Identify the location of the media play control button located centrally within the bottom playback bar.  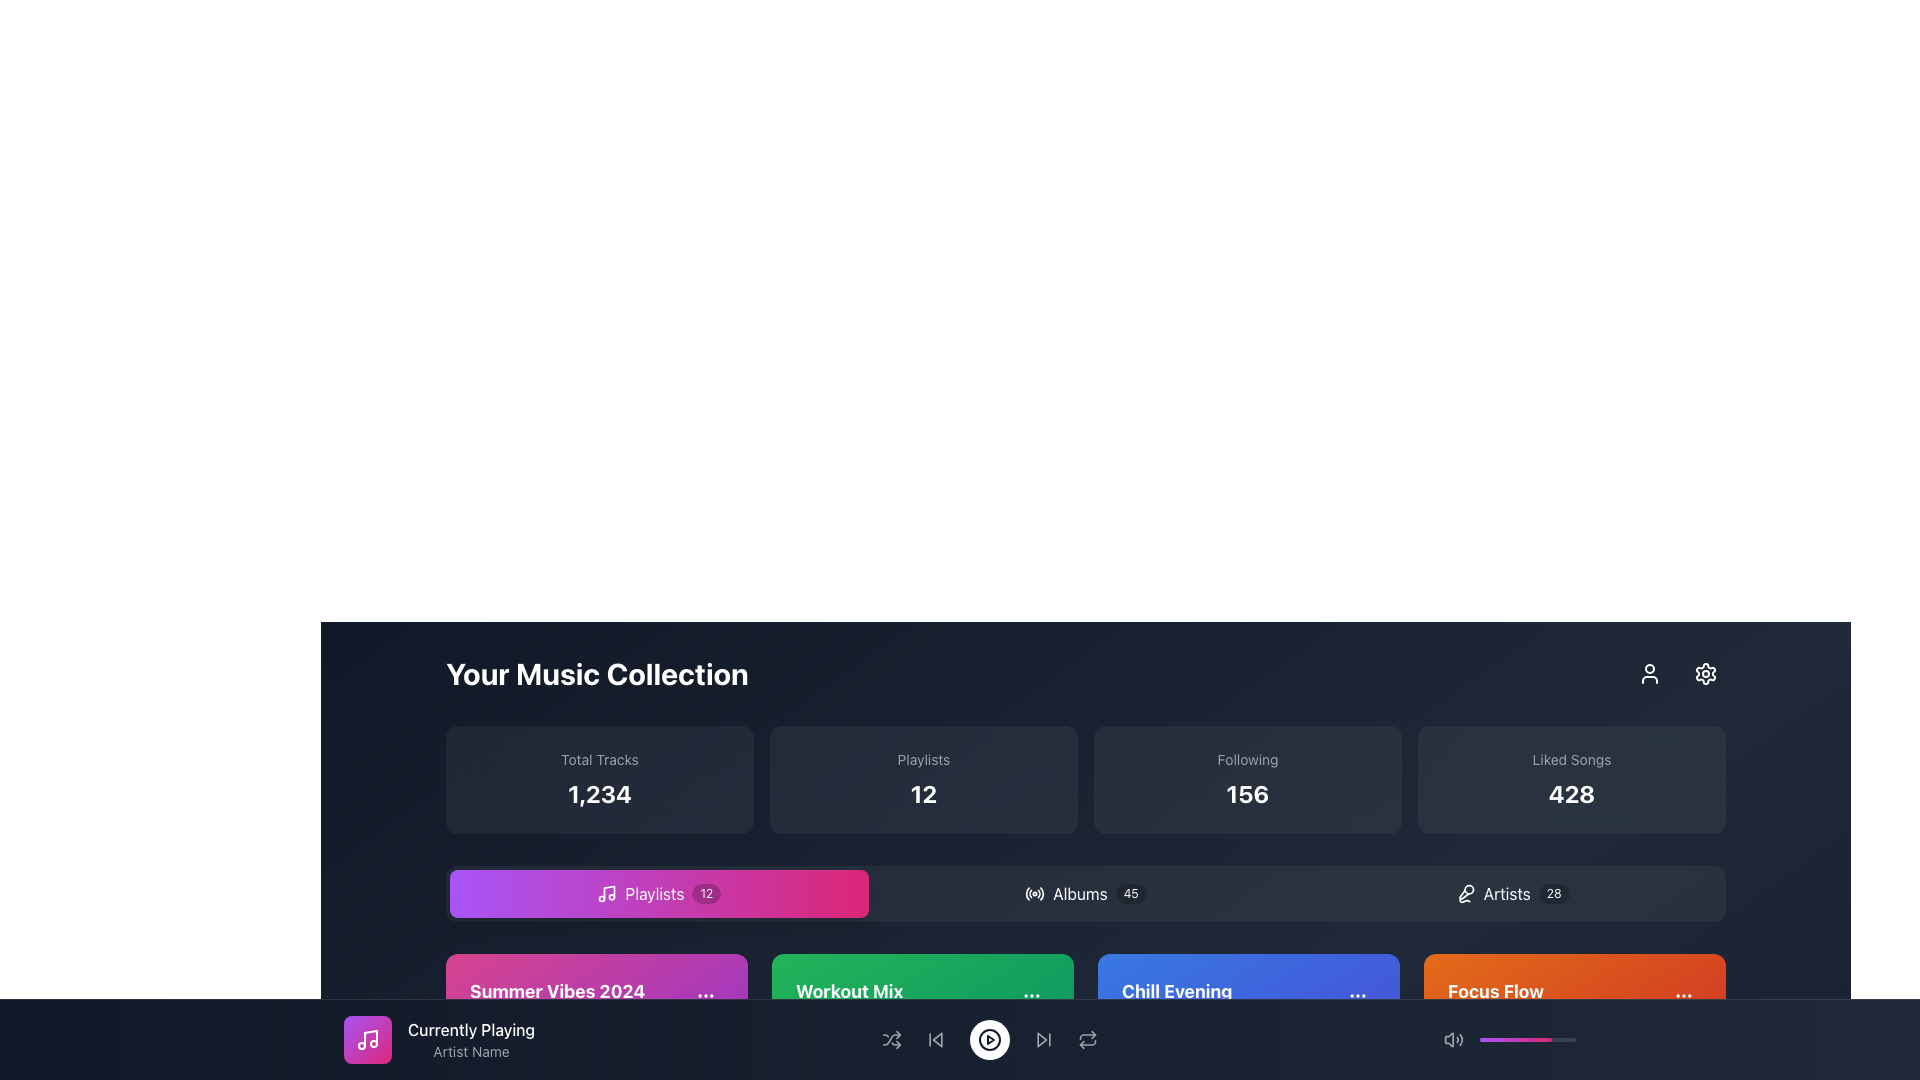
(989, 1039).